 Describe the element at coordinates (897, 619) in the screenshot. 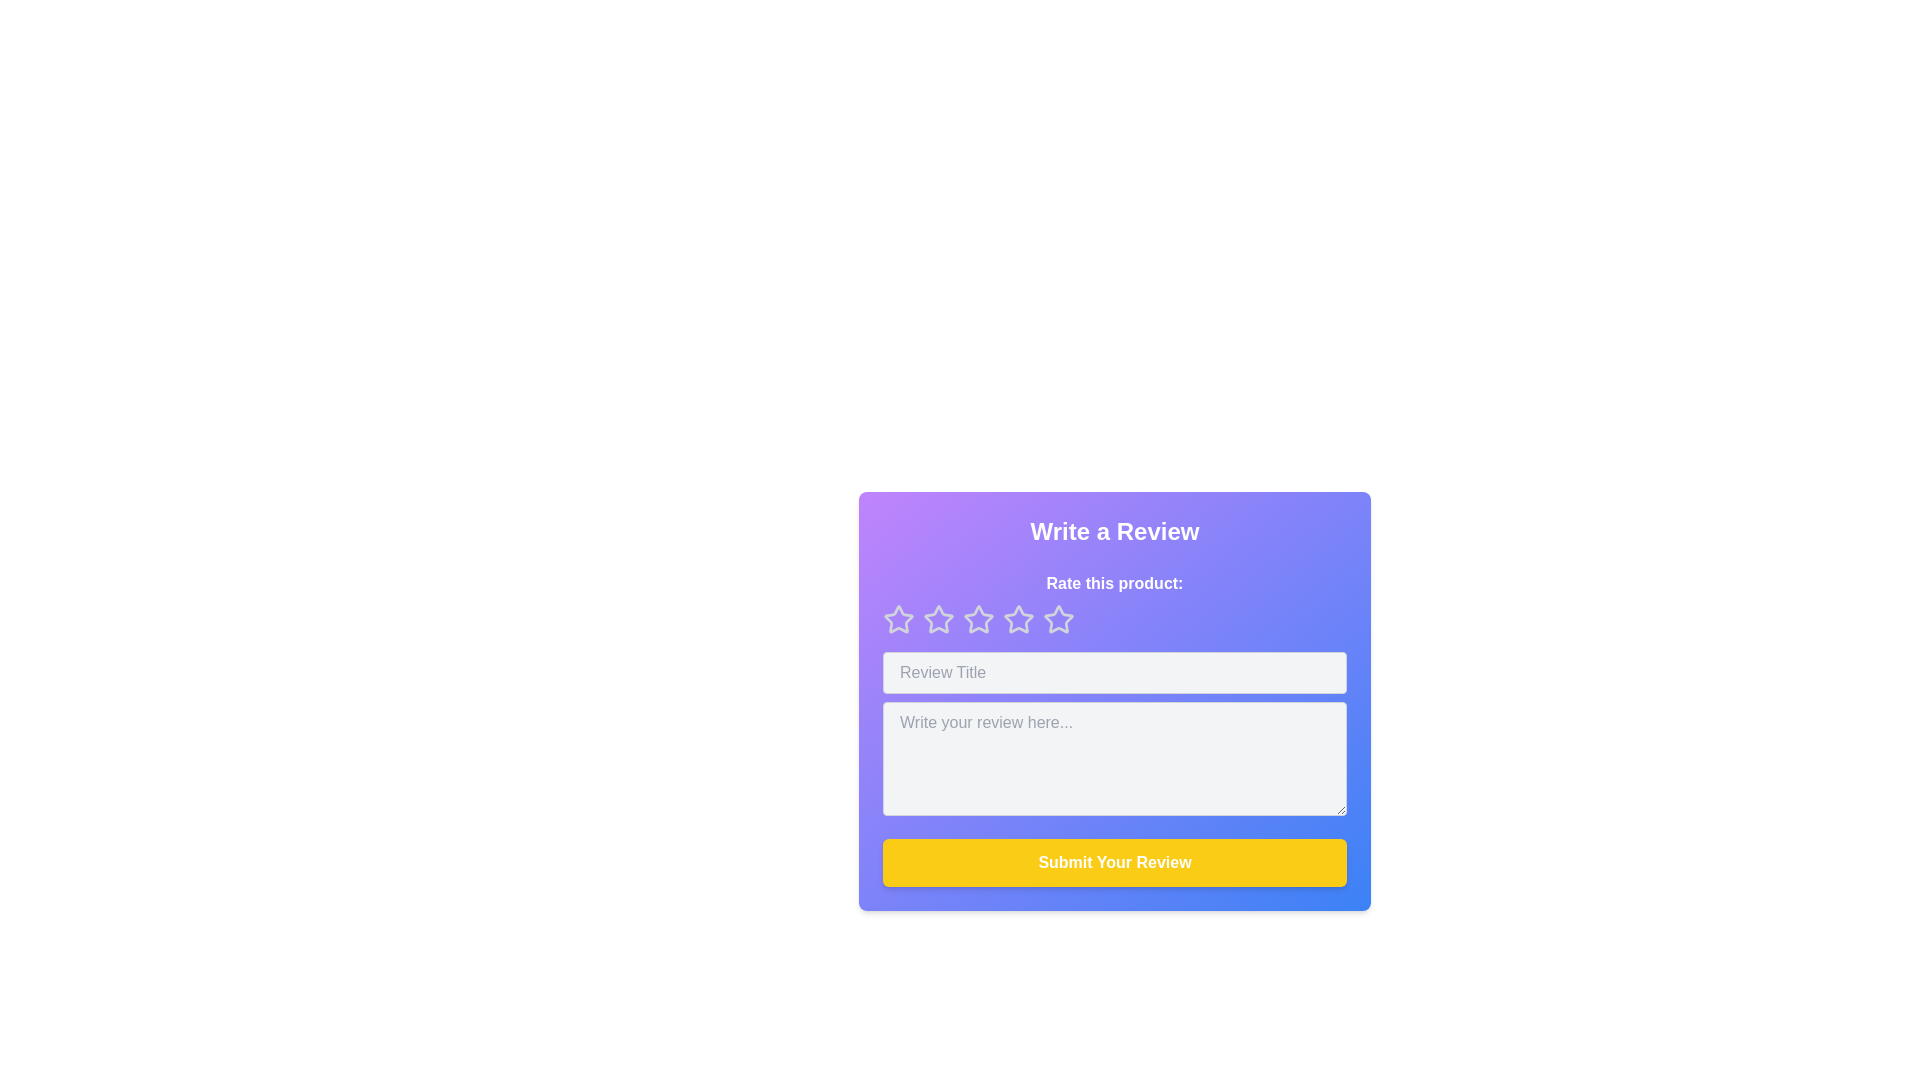

I see `the first star icon in the rating element` at that location.